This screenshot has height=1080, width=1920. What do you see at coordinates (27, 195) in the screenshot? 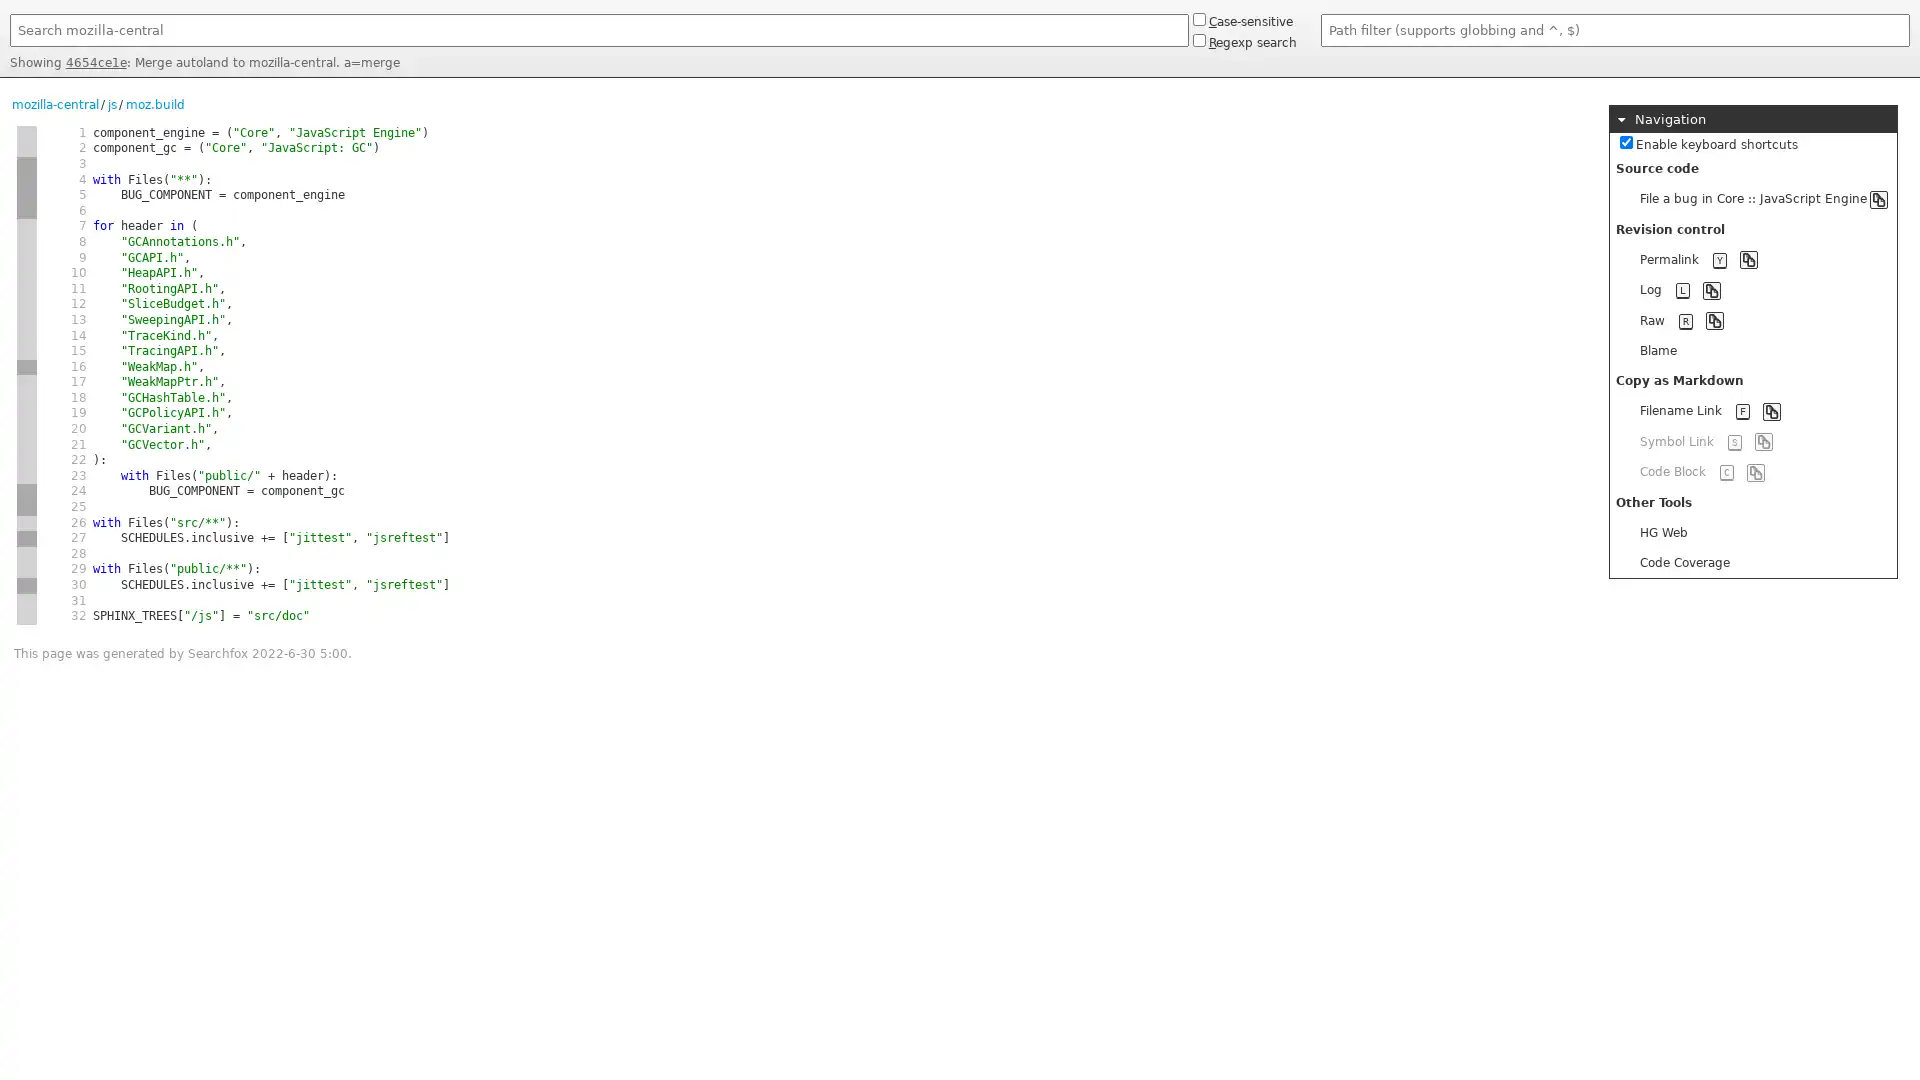
I see `same hash 2` at bounding box center [27, 195].